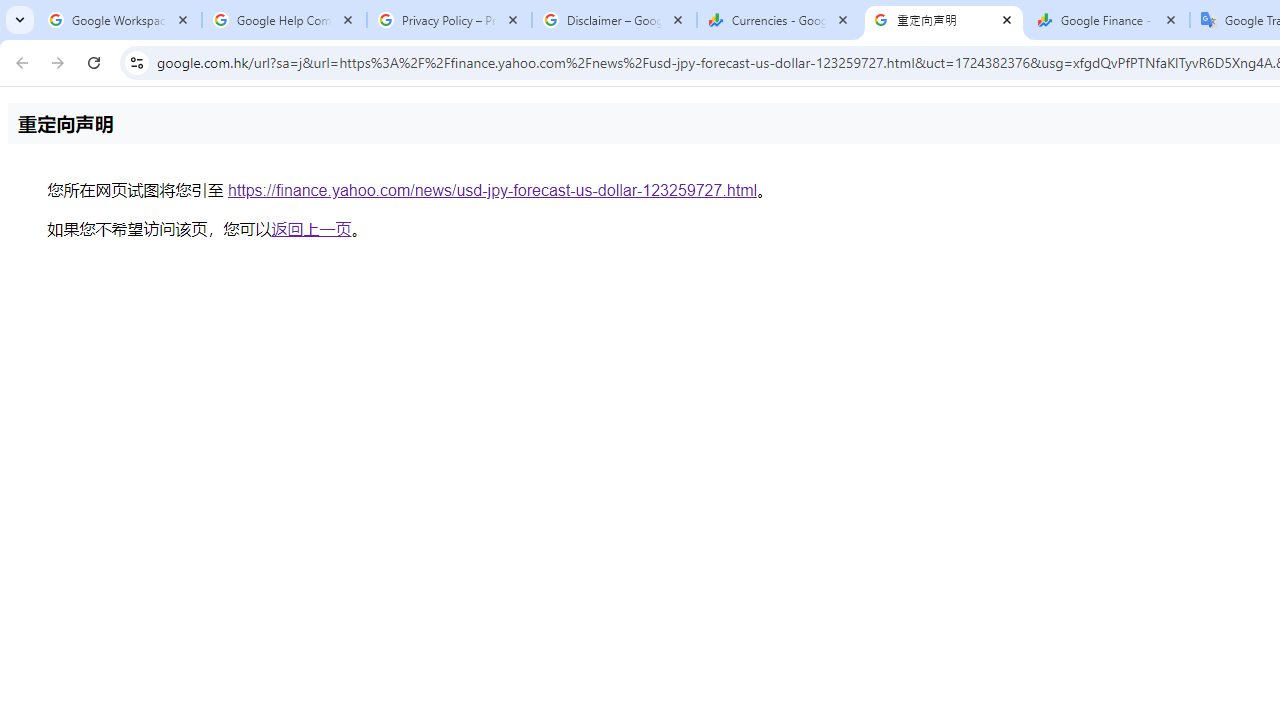  Describe the element at coordinates (778, 20) in the screenshot. I see `'Currencies - Google Finance'` at that location.